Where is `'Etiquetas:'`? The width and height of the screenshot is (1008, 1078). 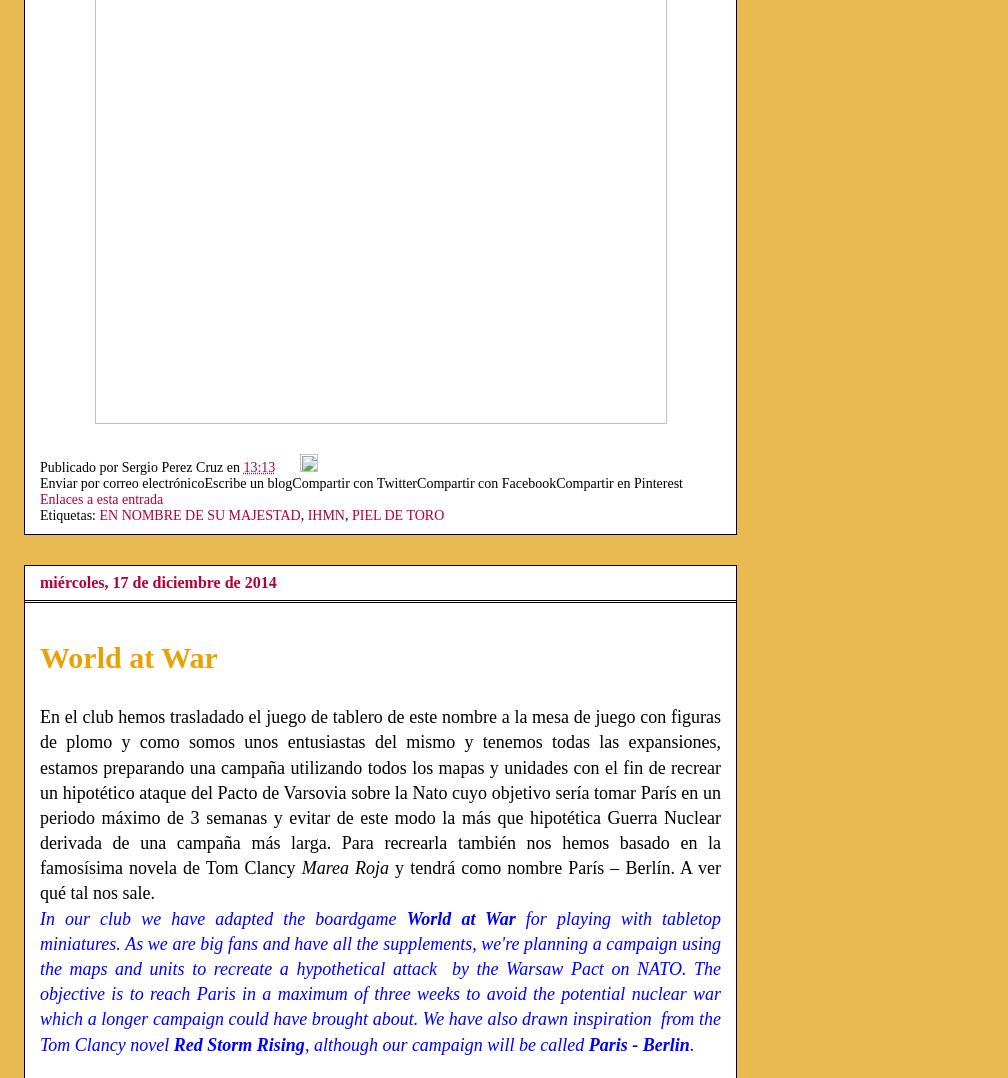
'Etiquetas:' is located at coordinates (69, 515).